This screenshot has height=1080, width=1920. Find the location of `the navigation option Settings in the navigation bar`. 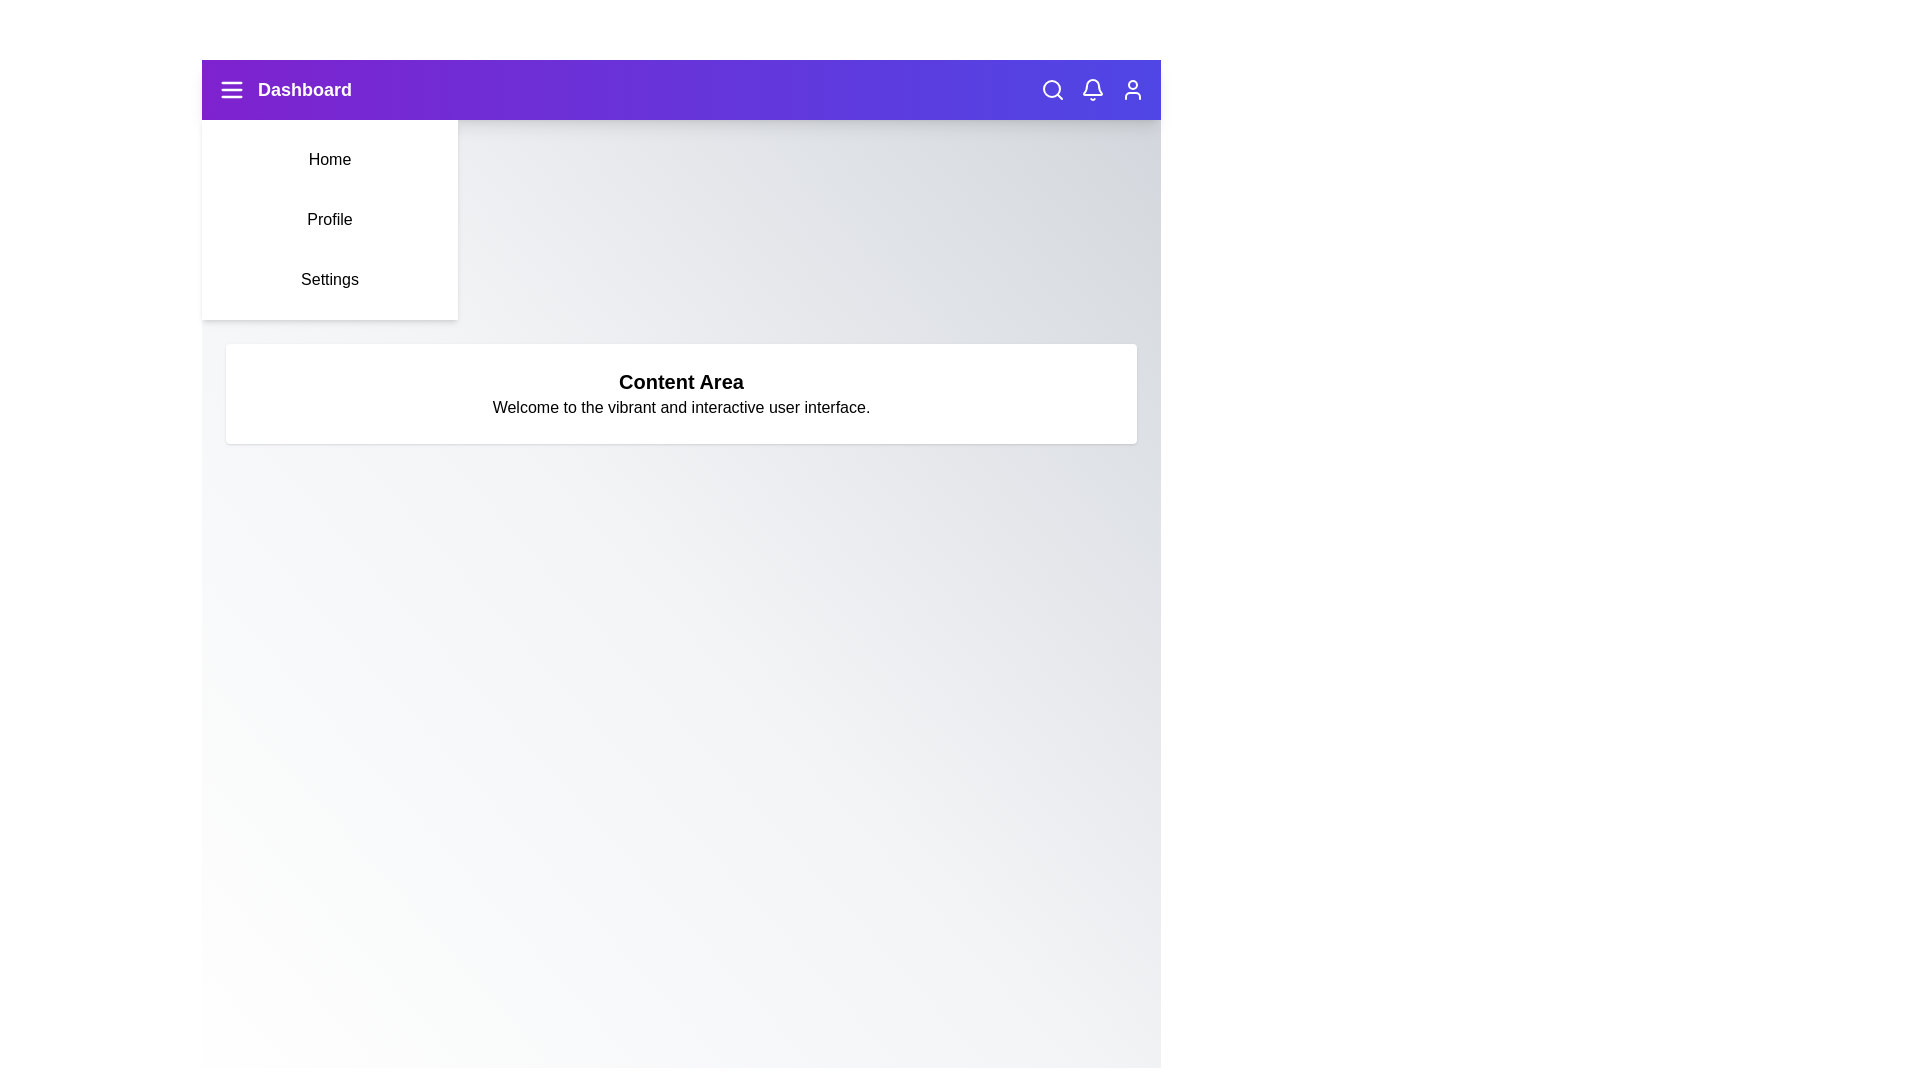

the navigation option Settings in the navigation bar is located at coordinates (330, 280).